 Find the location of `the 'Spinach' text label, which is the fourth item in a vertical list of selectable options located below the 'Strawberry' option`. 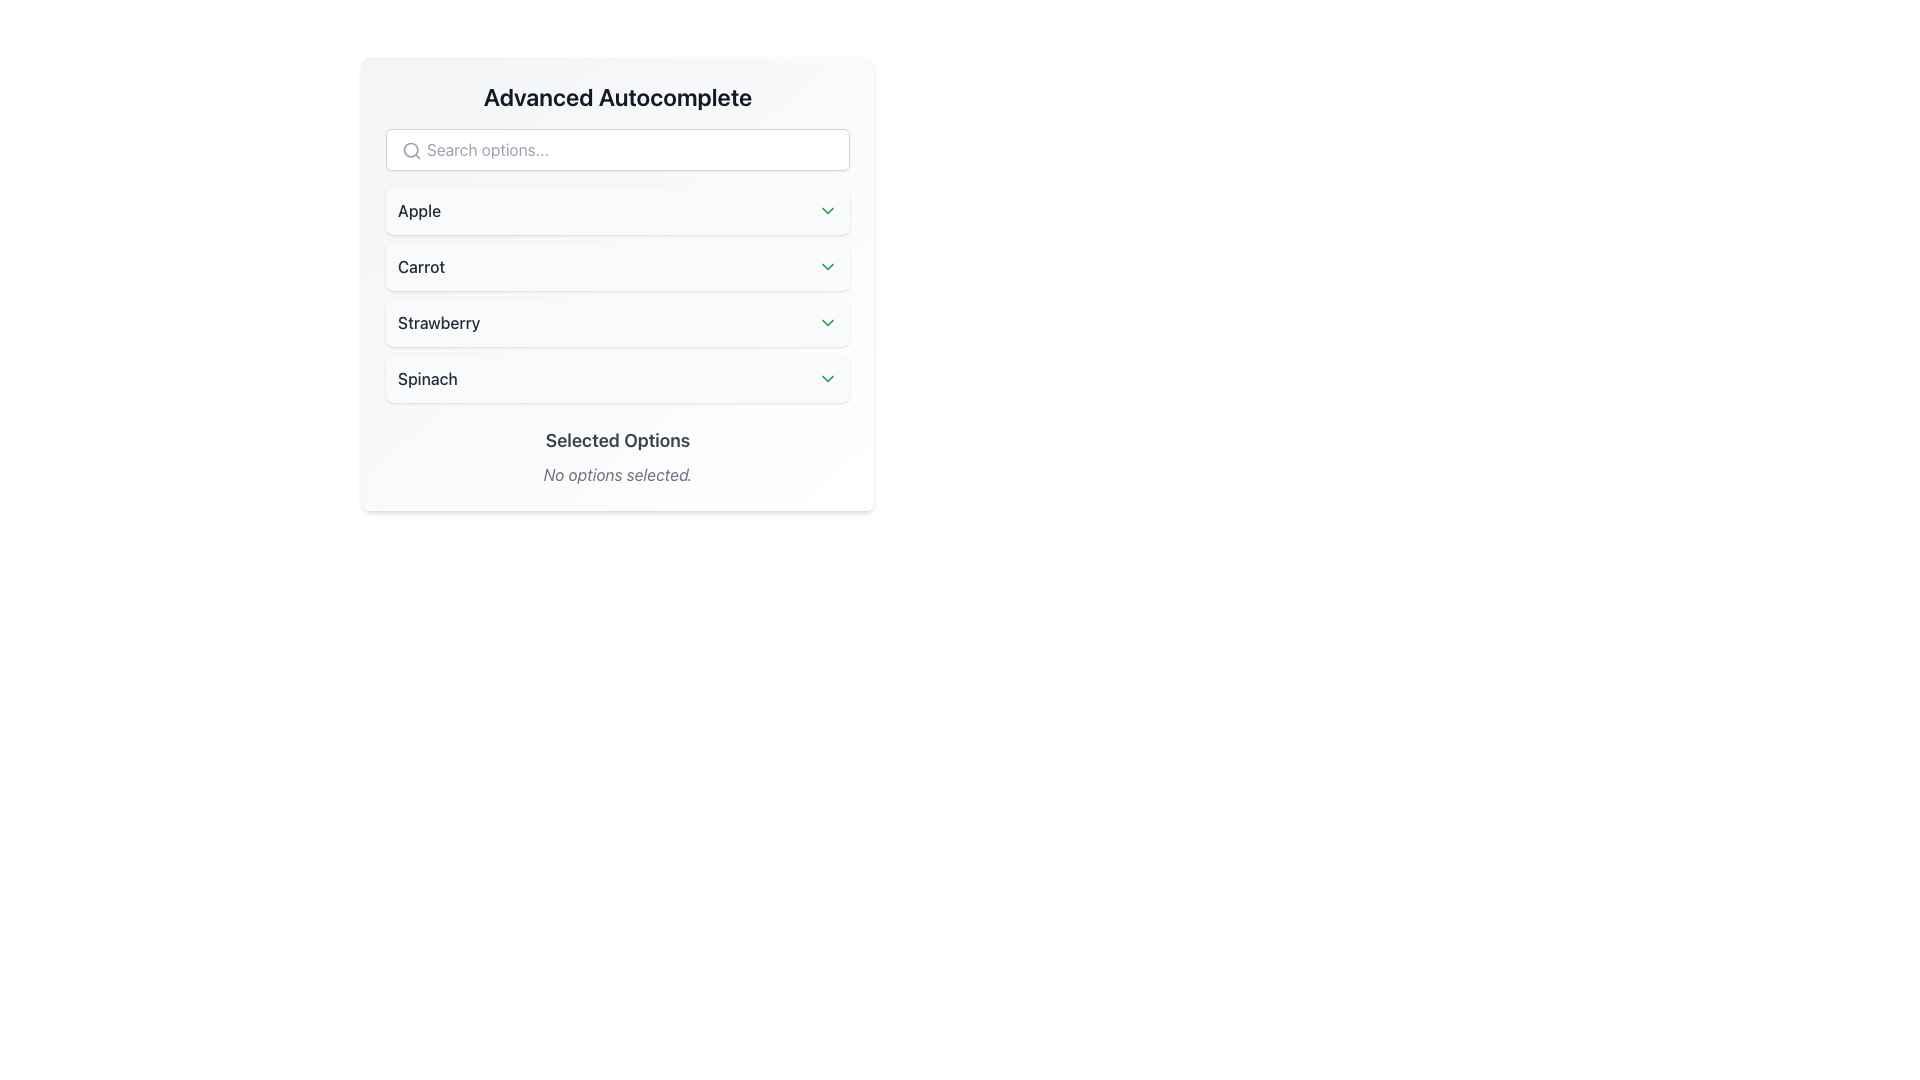

the 'Spinach' text label, which is the fourth item in a vertical list of selectable options located below the 'Strawberry' option is located at coordinates (426, 378).